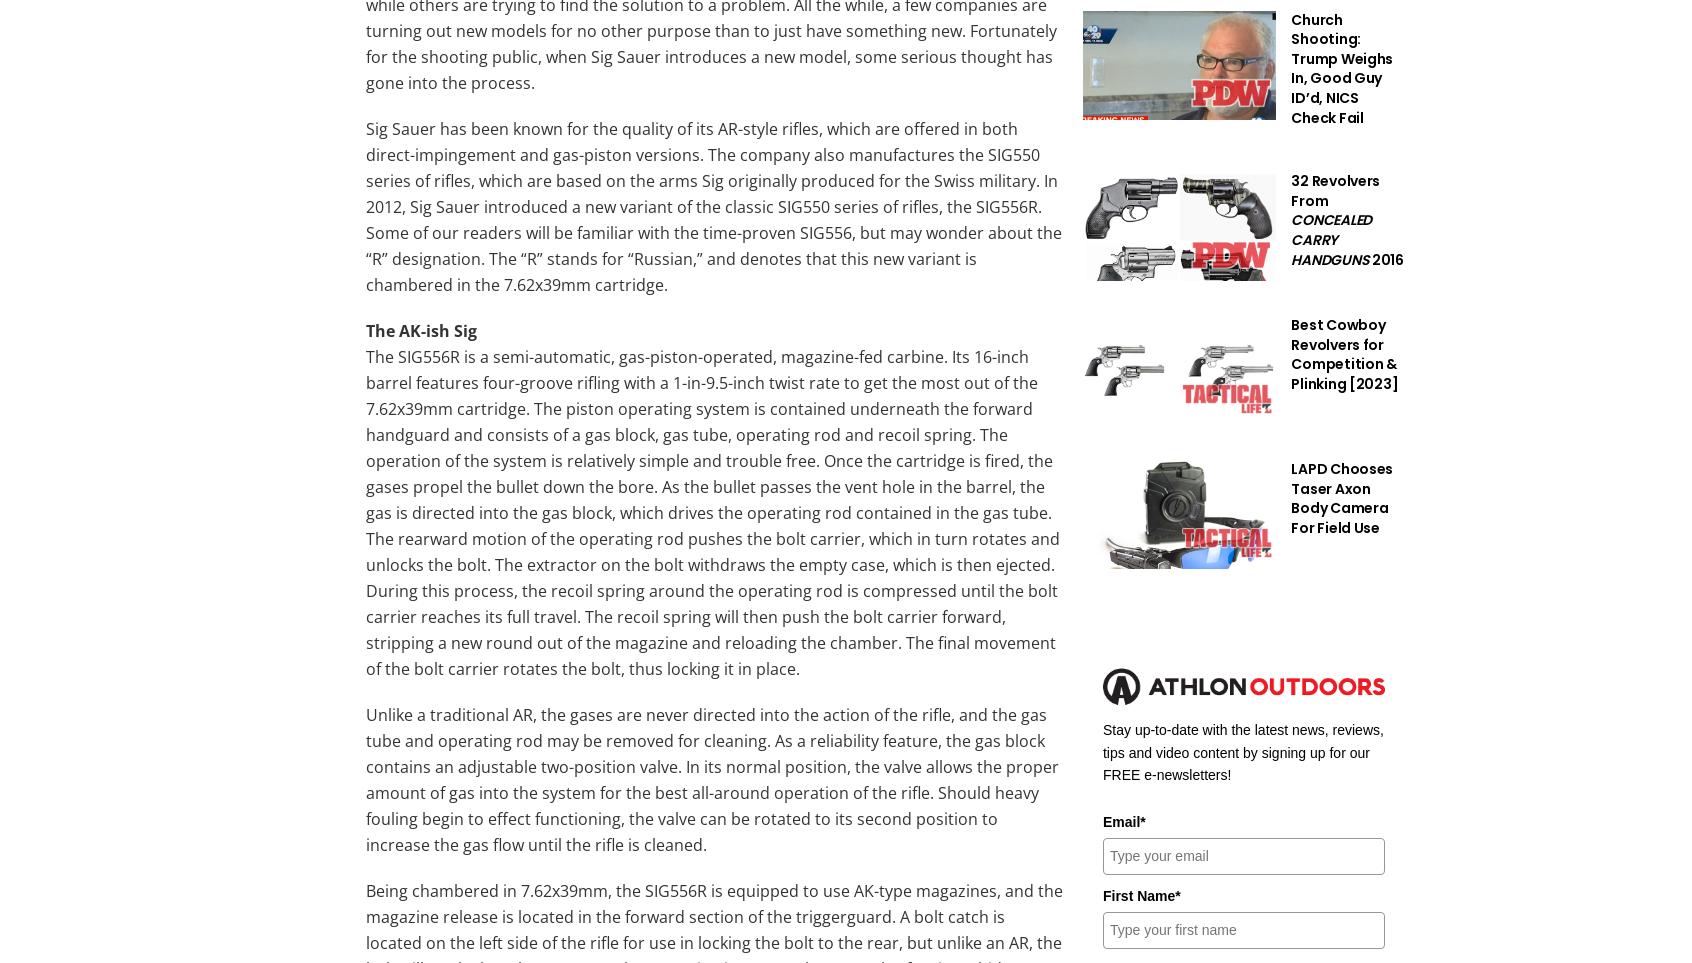 The width and height of the screenshot is (1692, 963). Describe the element at coordinates (1289, 497) in the screenshot. I see `'LAPD Chooses Taser Axon Body Camera For Field Use'` at that location.